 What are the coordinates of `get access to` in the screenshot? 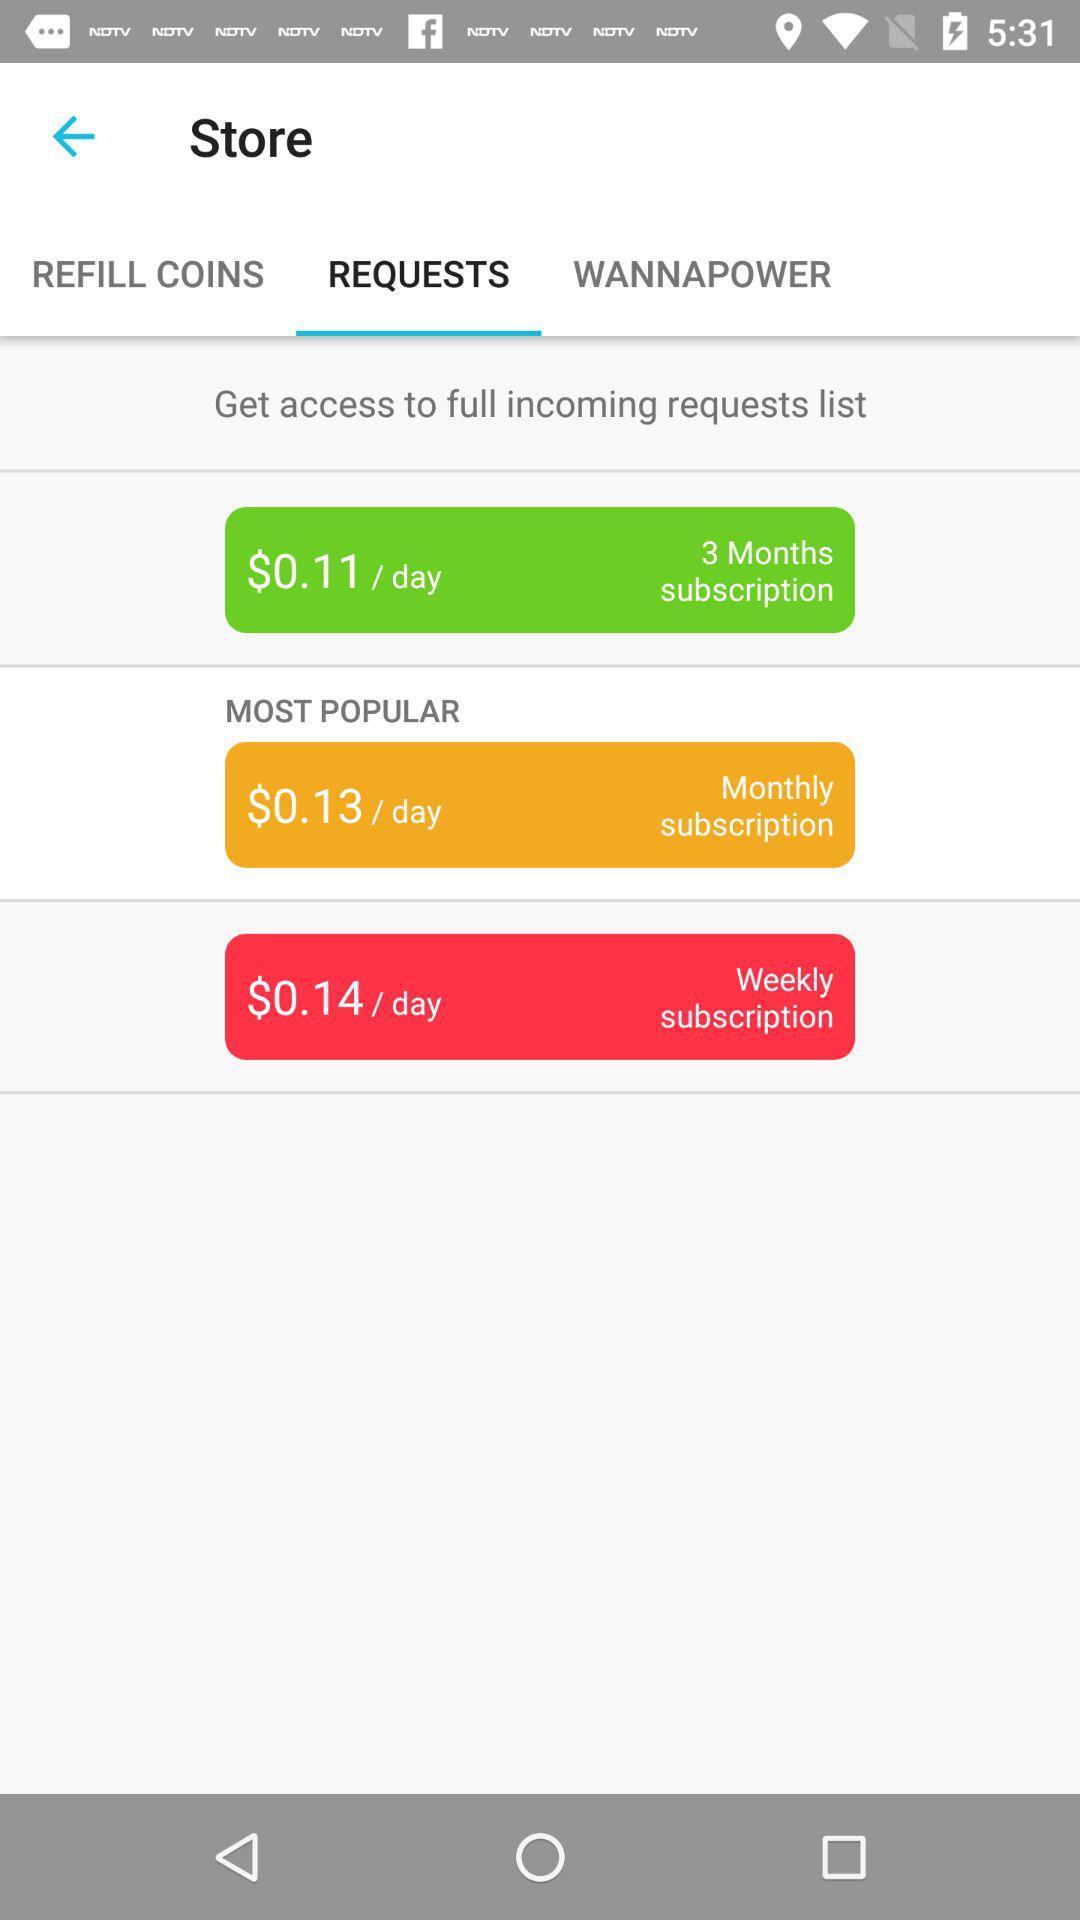 It's located at (540, 401).